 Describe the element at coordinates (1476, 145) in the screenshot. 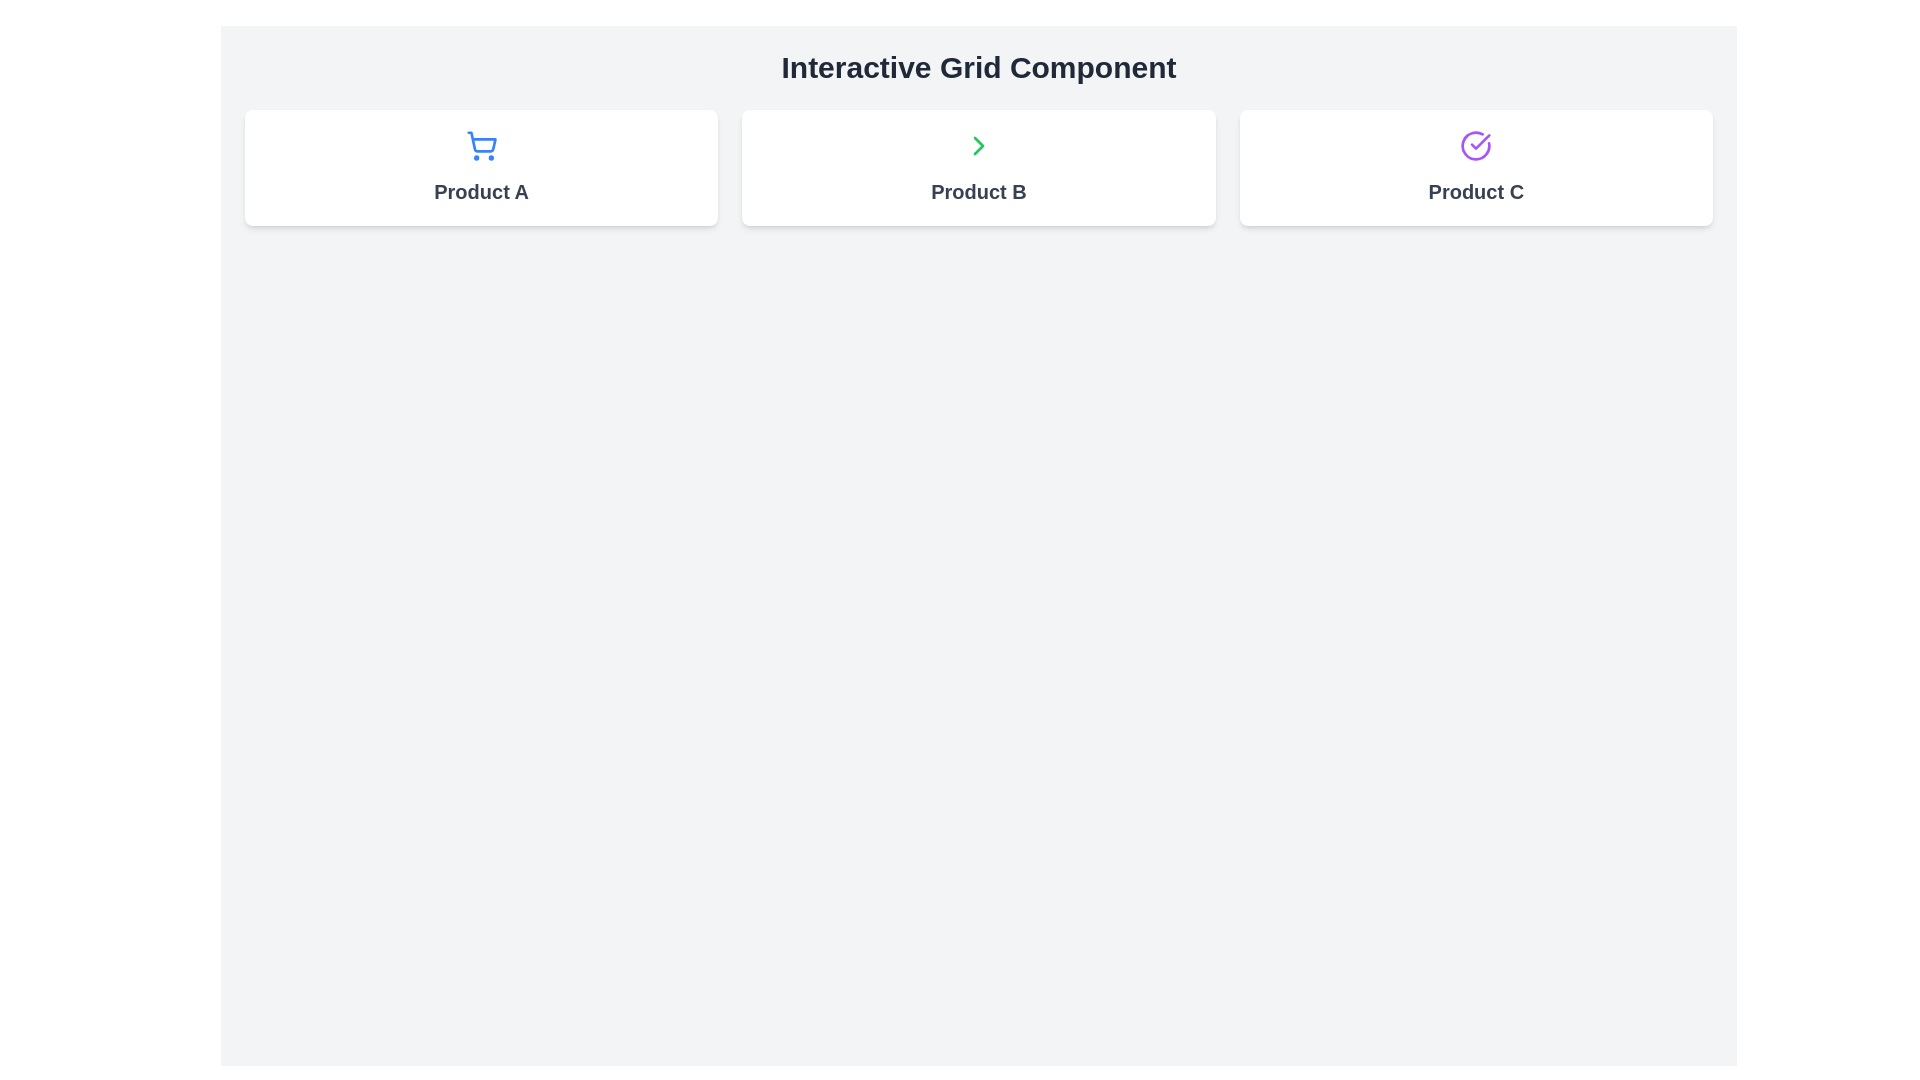

I see `the completion icon associated with 'Product C', located in the rightmost card of the three-card layout` at that location.